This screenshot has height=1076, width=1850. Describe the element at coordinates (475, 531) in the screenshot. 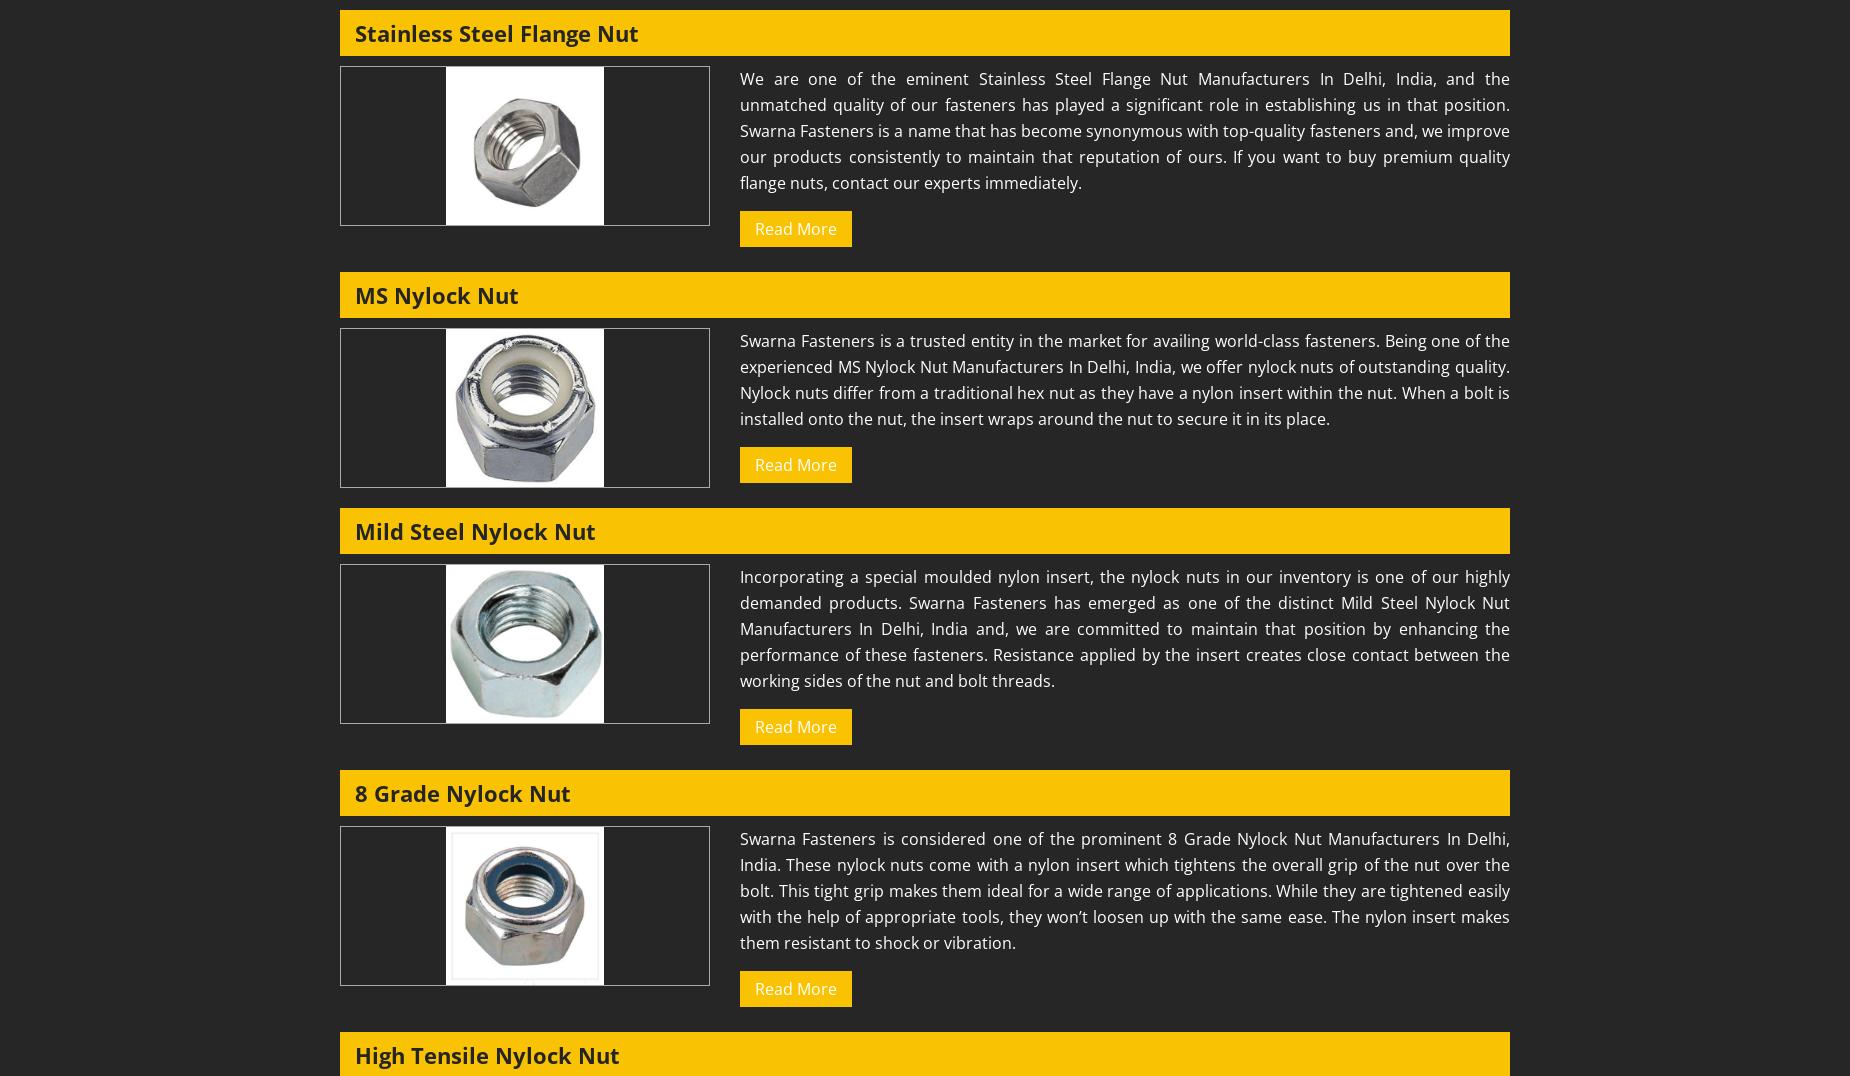

I see `'Mild Steel Nylock Nut'` at that location.